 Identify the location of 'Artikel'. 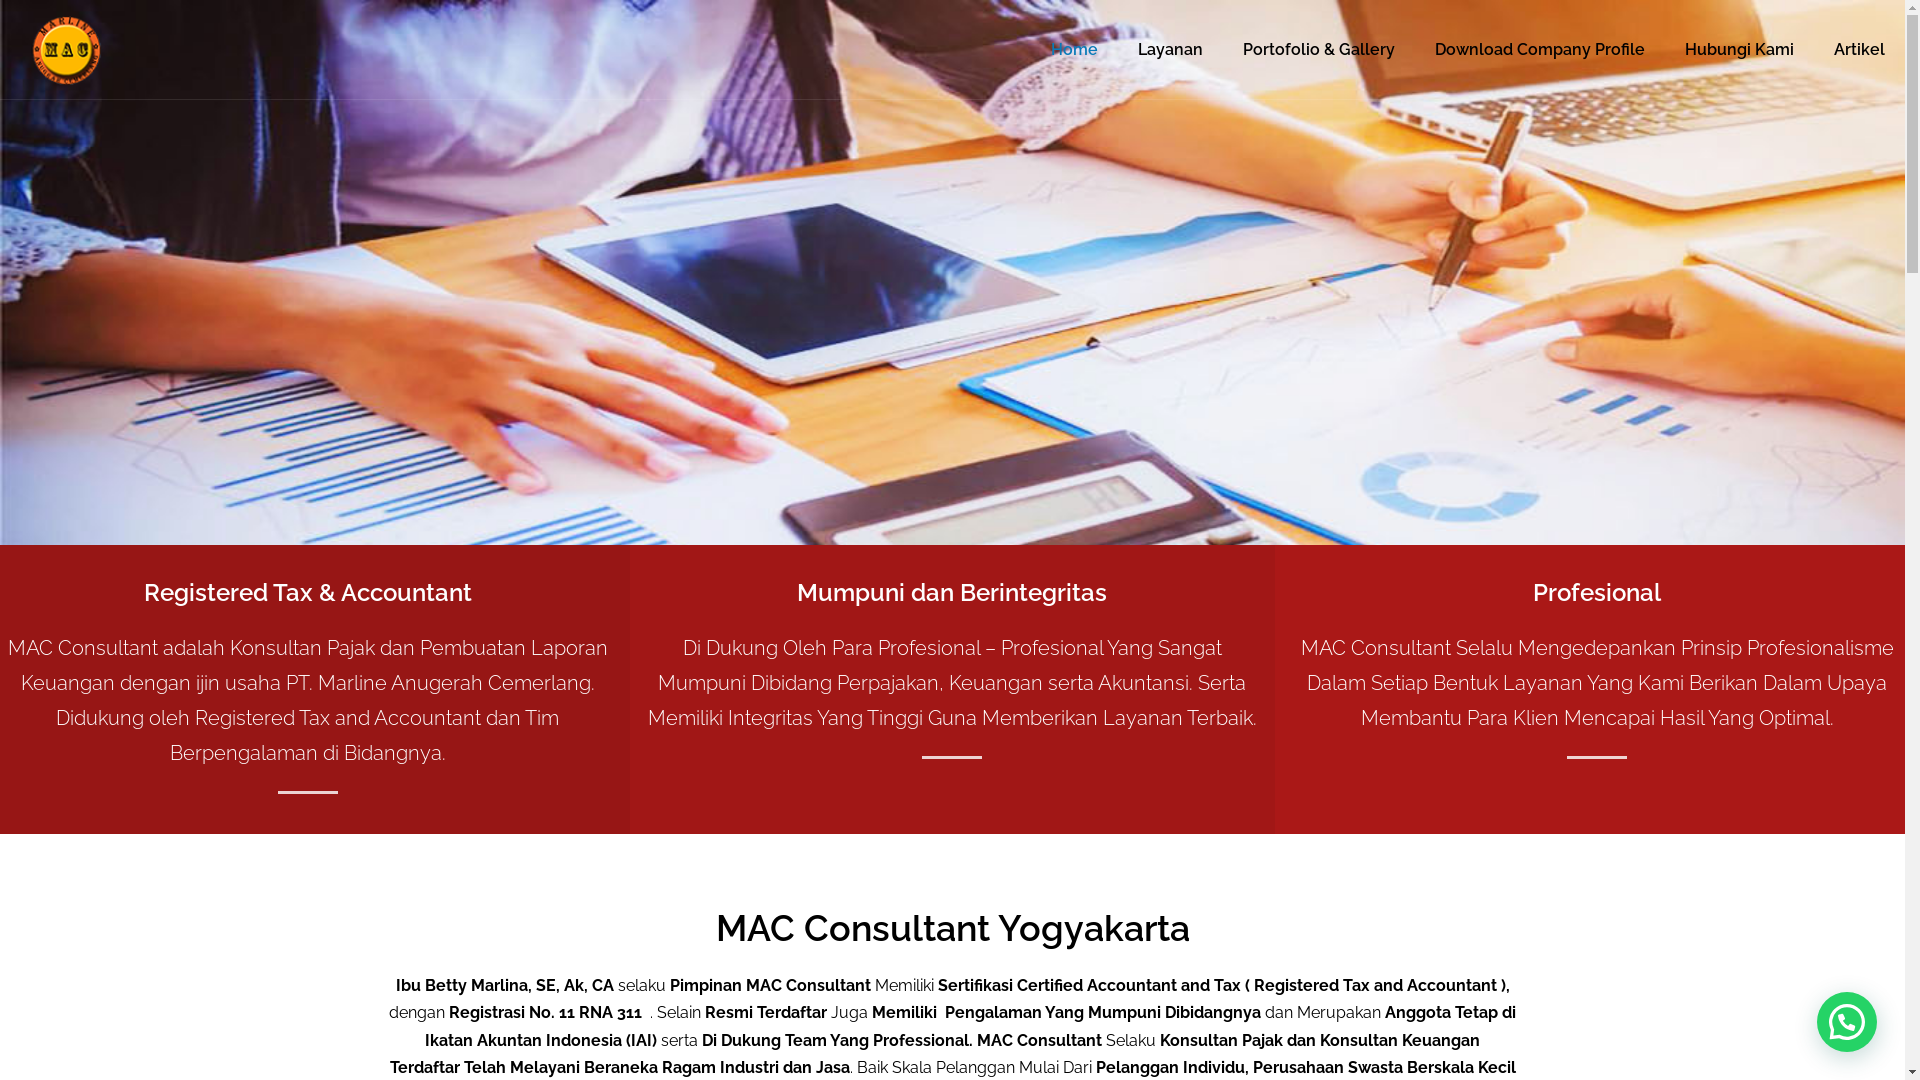
(1858, 49).